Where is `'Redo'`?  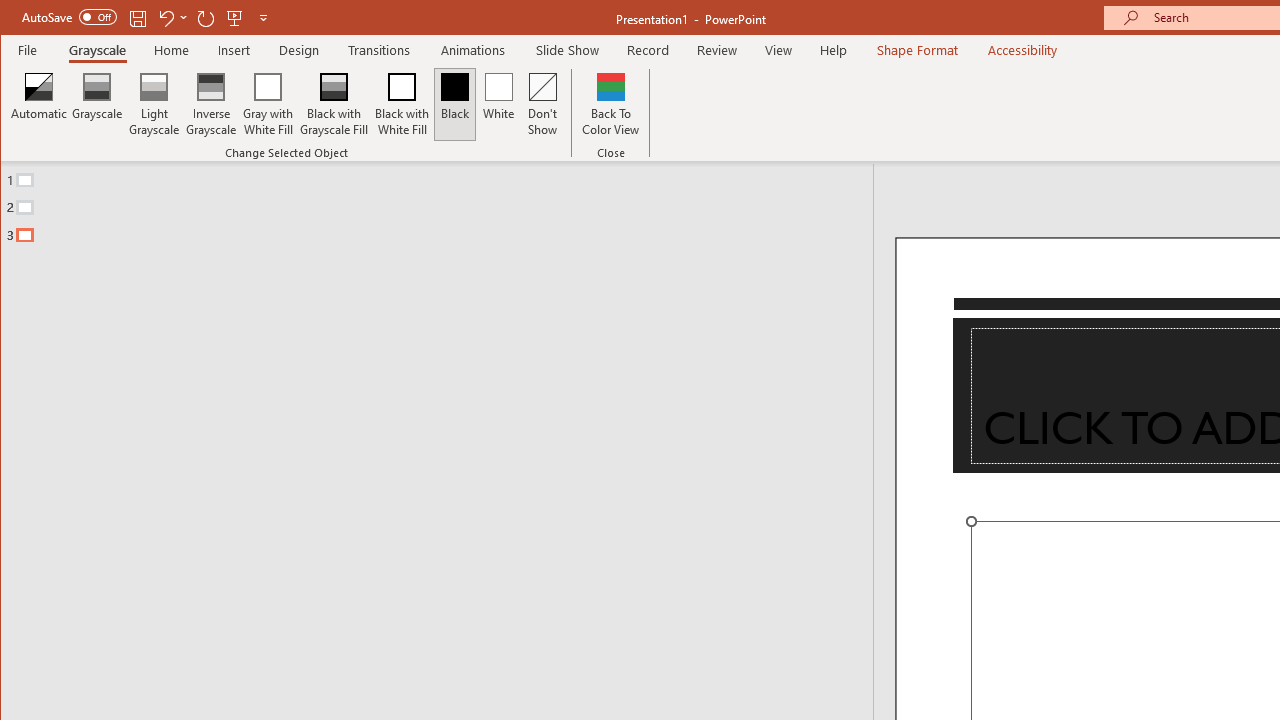 'Redo' is located at coordinates (206, 17).